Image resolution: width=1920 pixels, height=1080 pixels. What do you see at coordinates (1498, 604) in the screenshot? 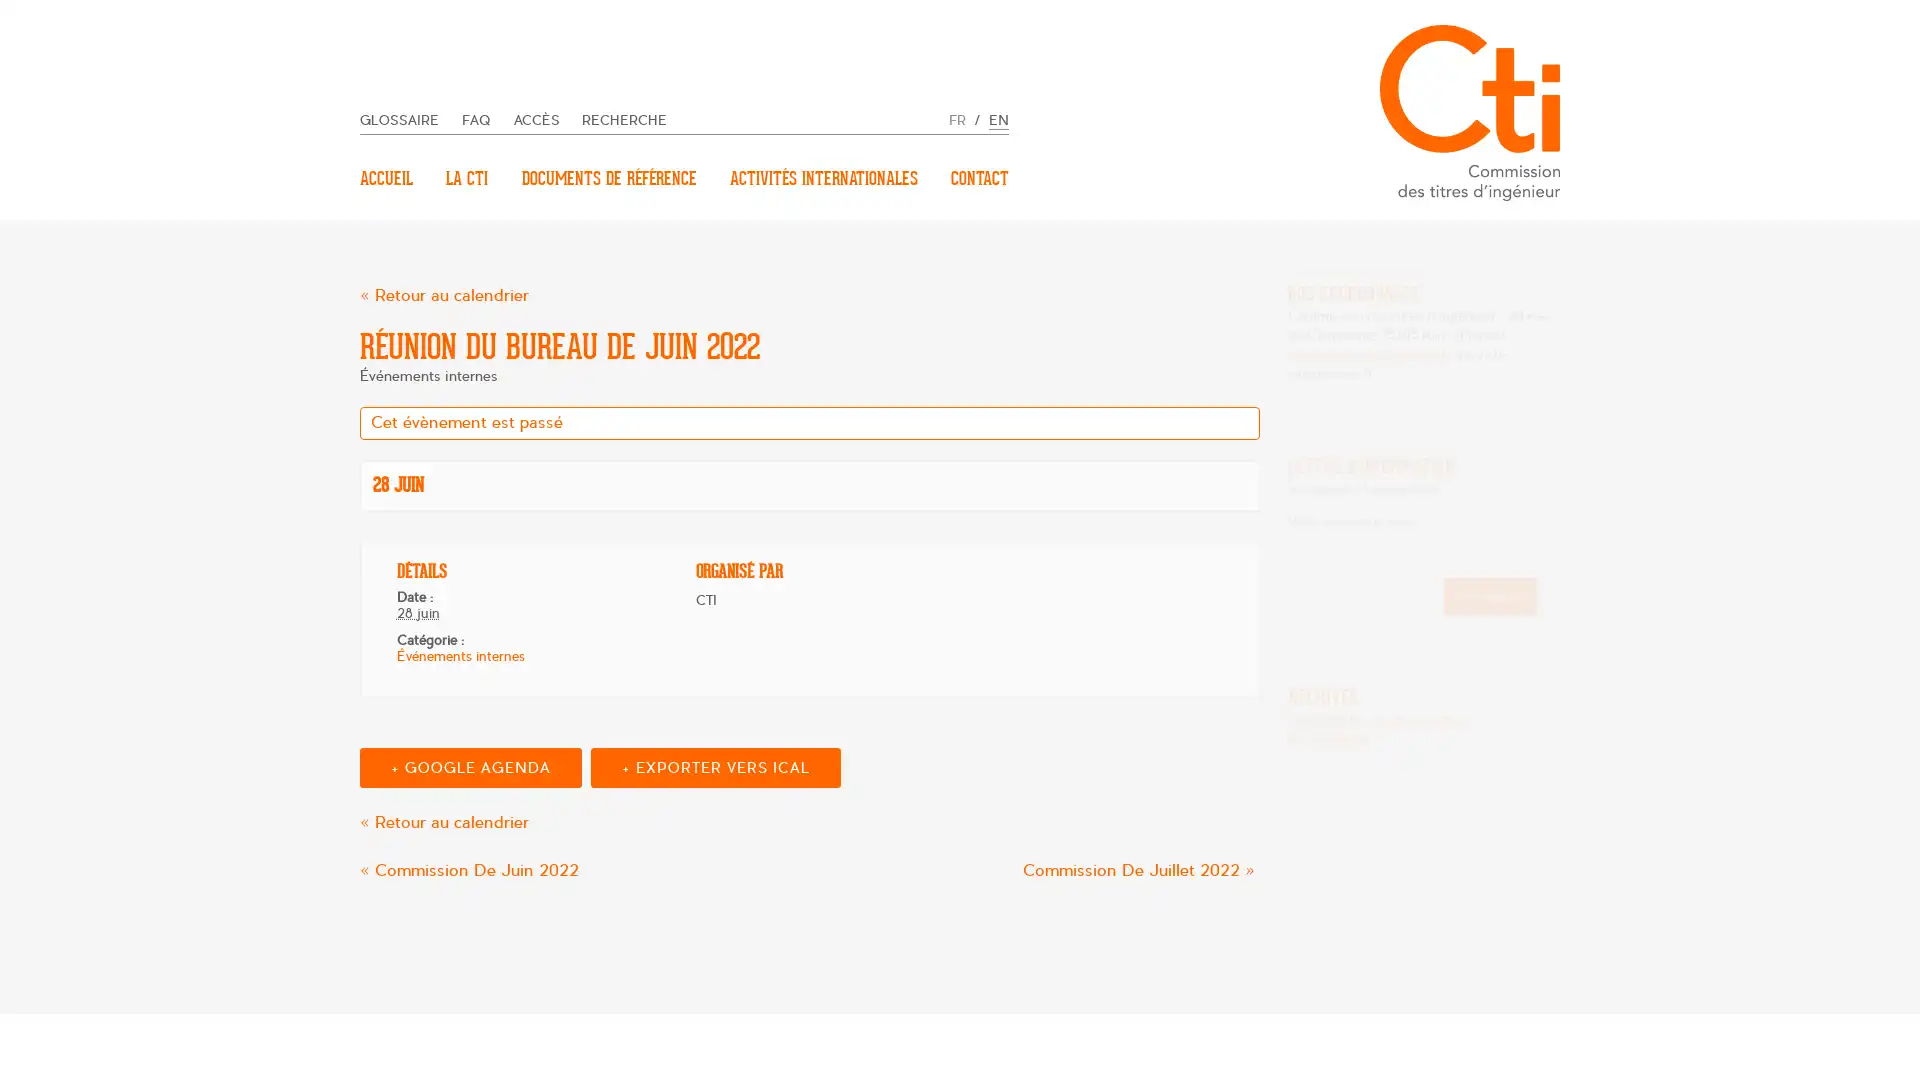
I see `Inscription` at bounding box center [1498, 604].